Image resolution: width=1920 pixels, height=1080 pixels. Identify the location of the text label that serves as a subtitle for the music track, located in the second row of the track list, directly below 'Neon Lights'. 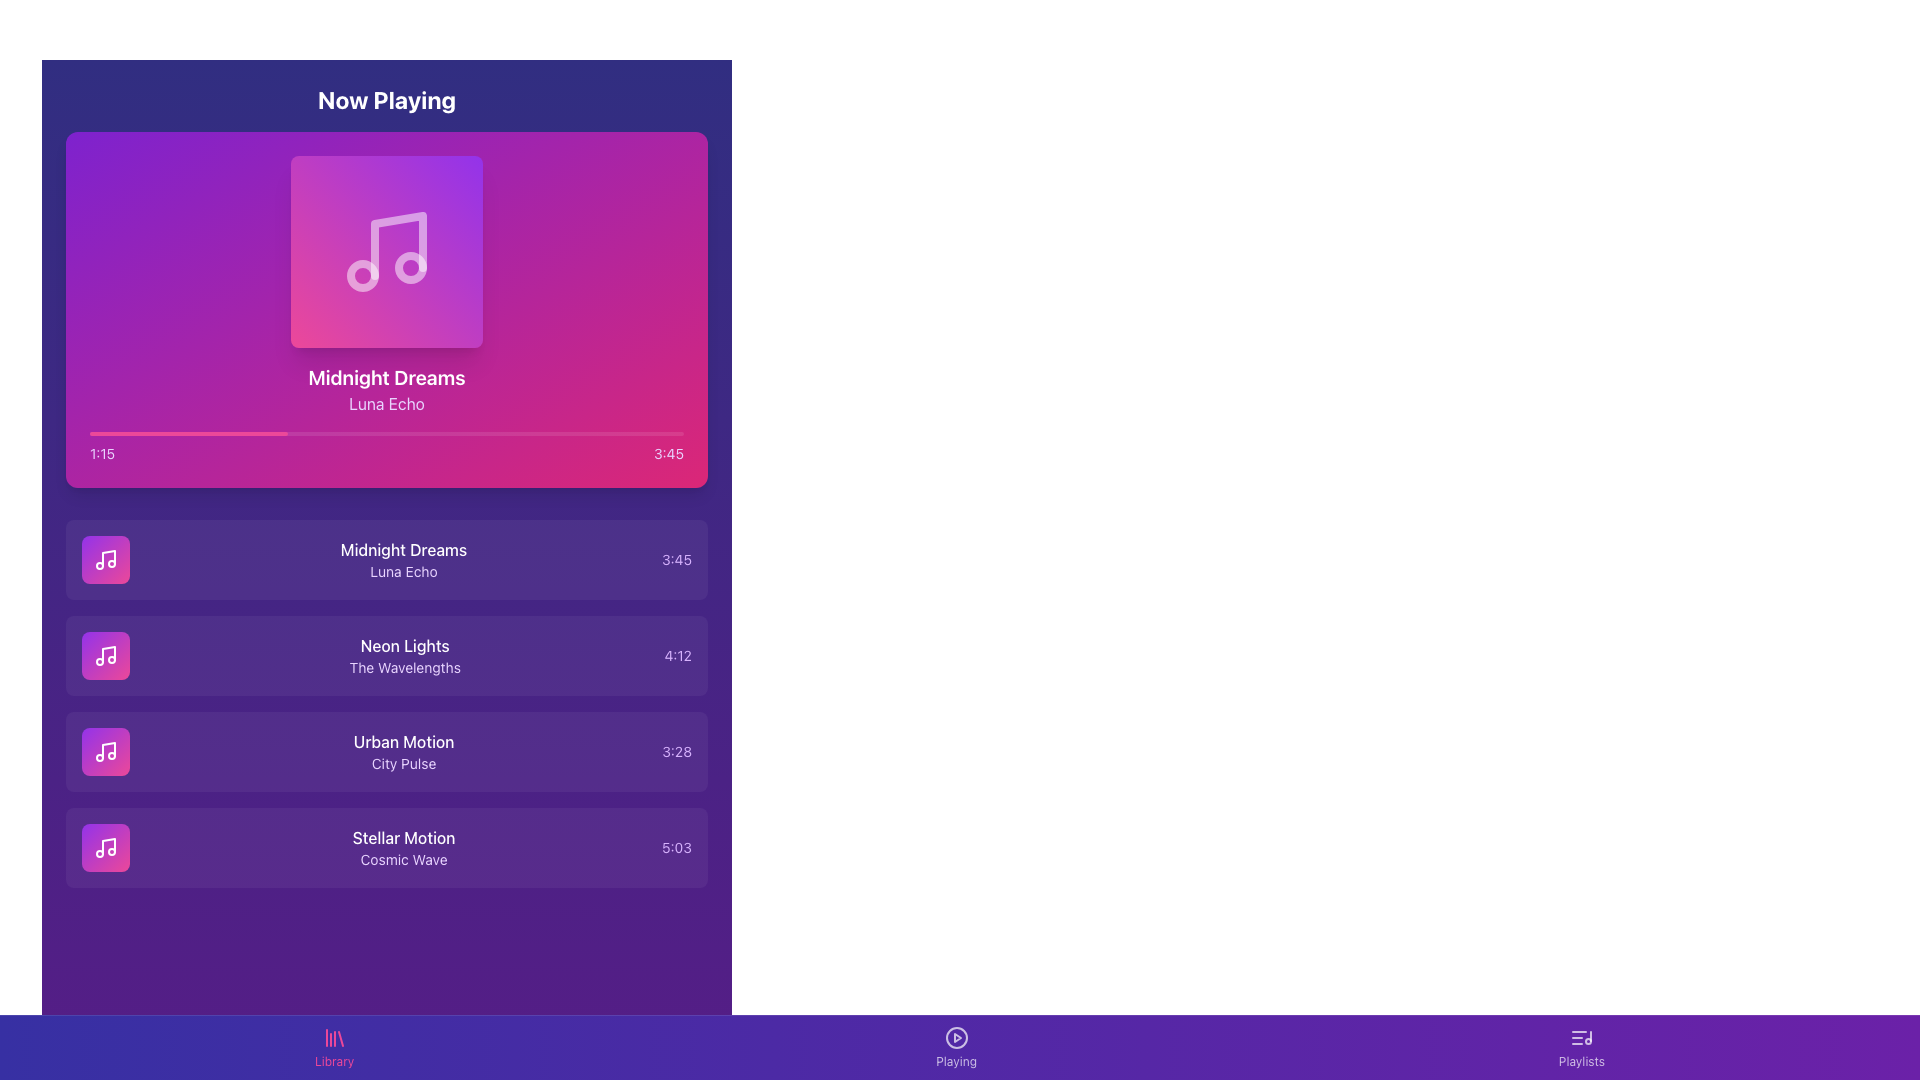
(404, 667).